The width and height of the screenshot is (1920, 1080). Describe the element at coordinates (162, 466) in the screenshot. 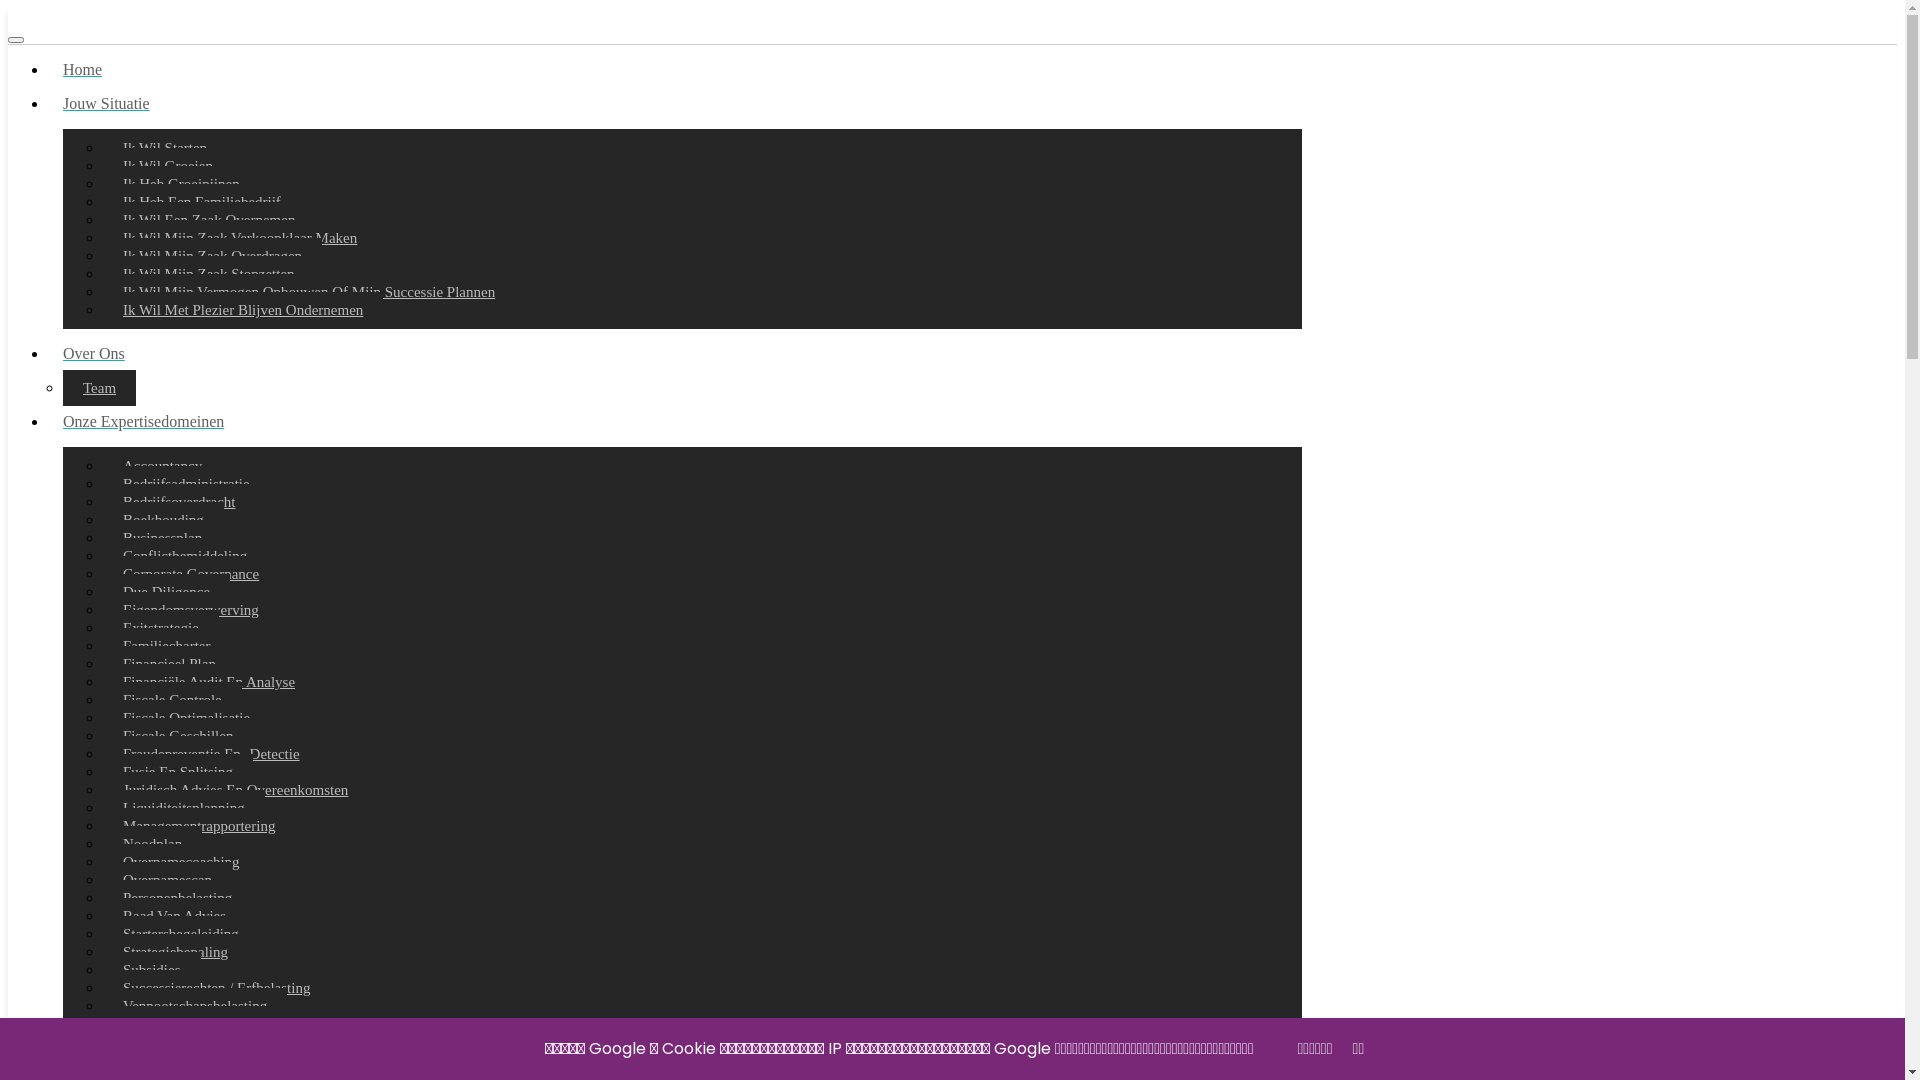

I see `'Accountancy'` at that location.